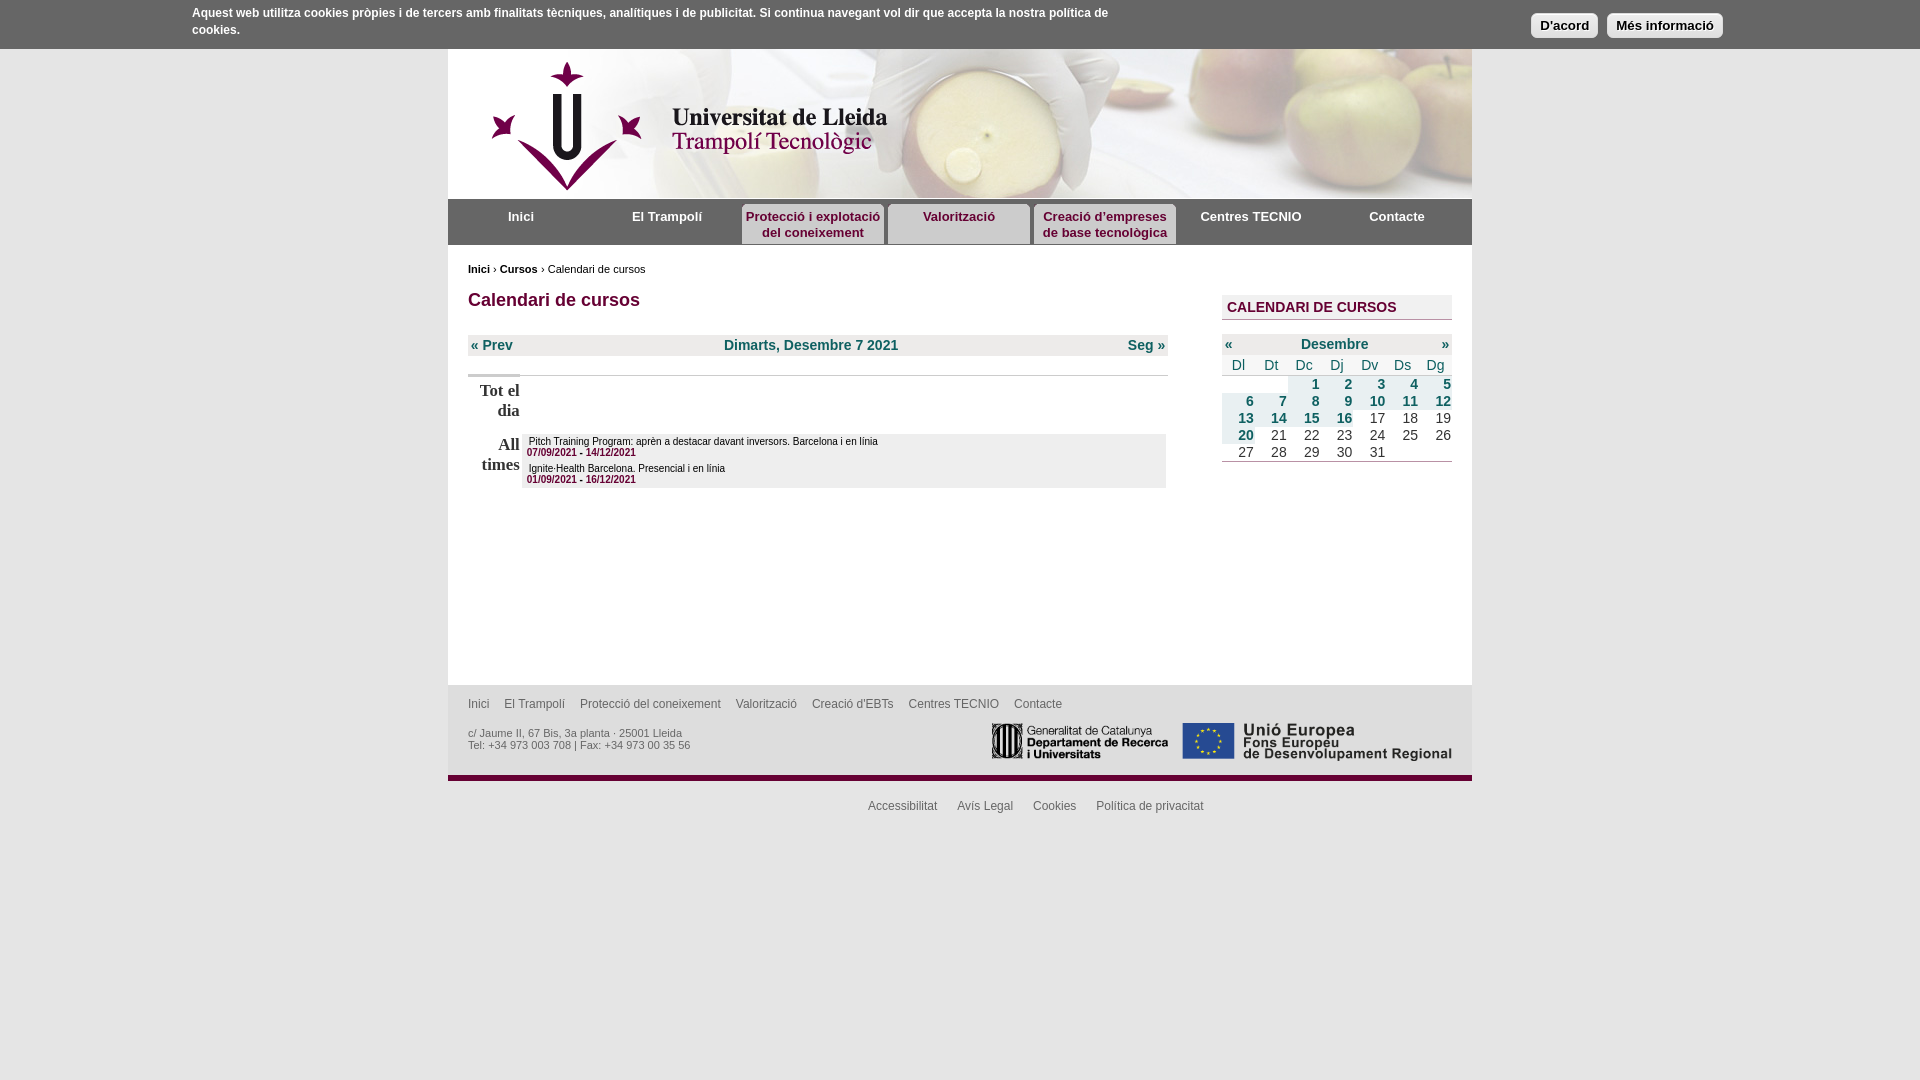 This screenshot has width=1920, height=1080. I want to click on '14', so click(1277, 416).